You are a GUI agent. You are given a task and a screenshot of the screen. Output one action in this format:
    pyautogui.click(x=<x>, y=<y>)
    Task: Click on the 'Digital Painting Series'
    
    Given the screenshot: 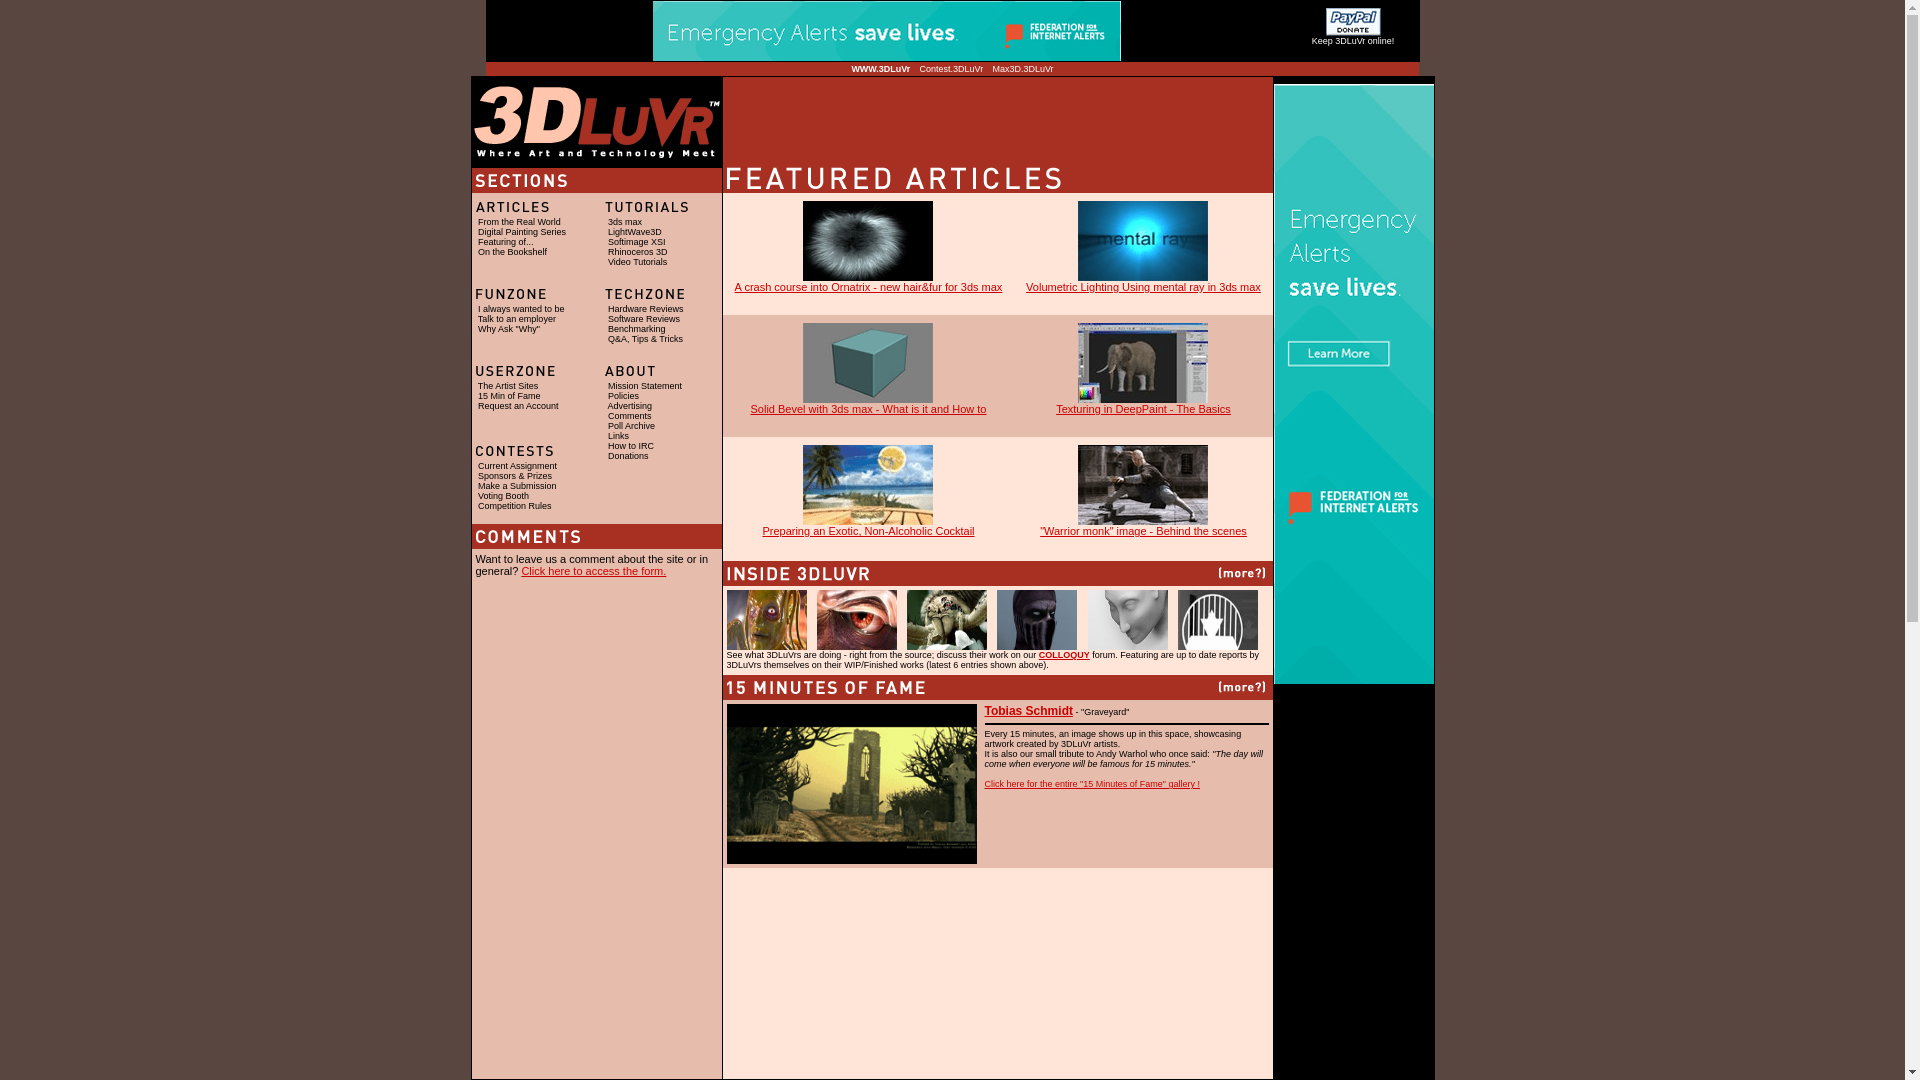 What is the action you would take?
    pyautogui.click(x=522, y=230)
    